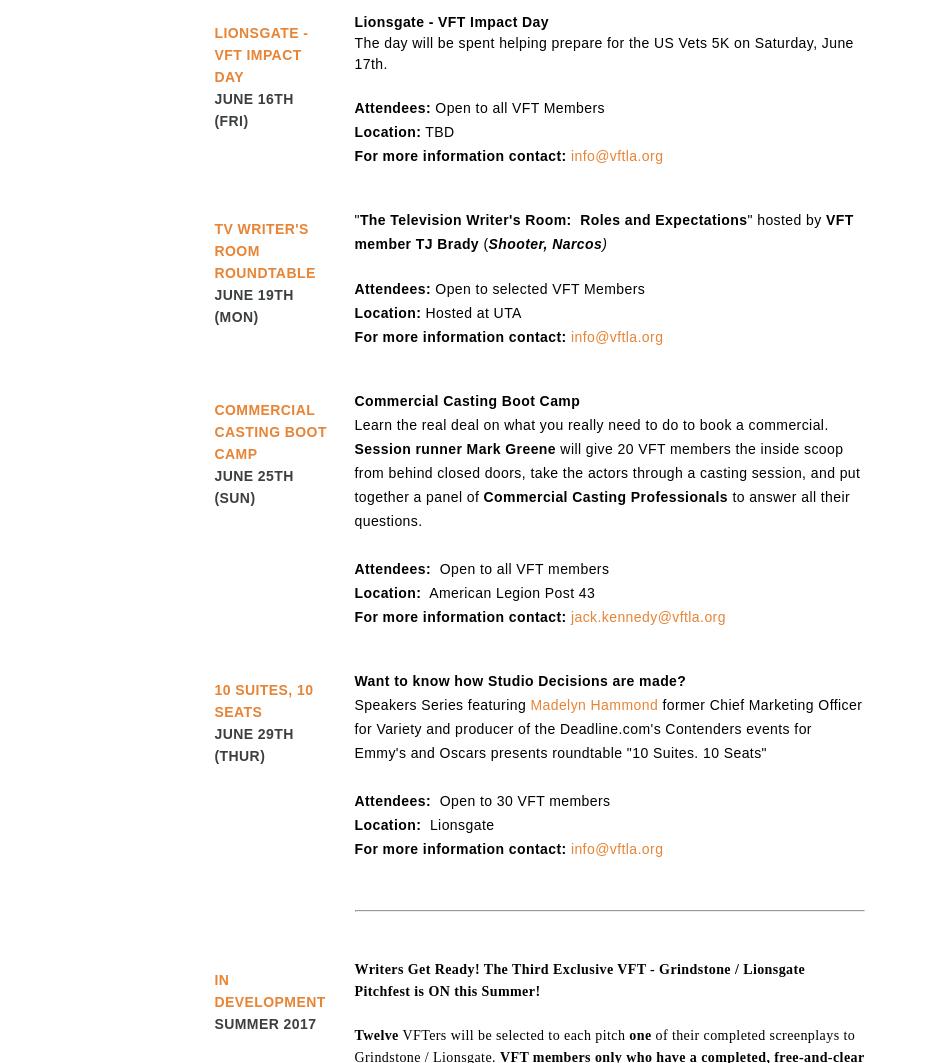 Image resolution: width=935 pixels, height=1063 pixels. What do you see at coordinates (784, 220) in the screenshot?
I see `'" hosted by'` at bounding box center [784, 220].